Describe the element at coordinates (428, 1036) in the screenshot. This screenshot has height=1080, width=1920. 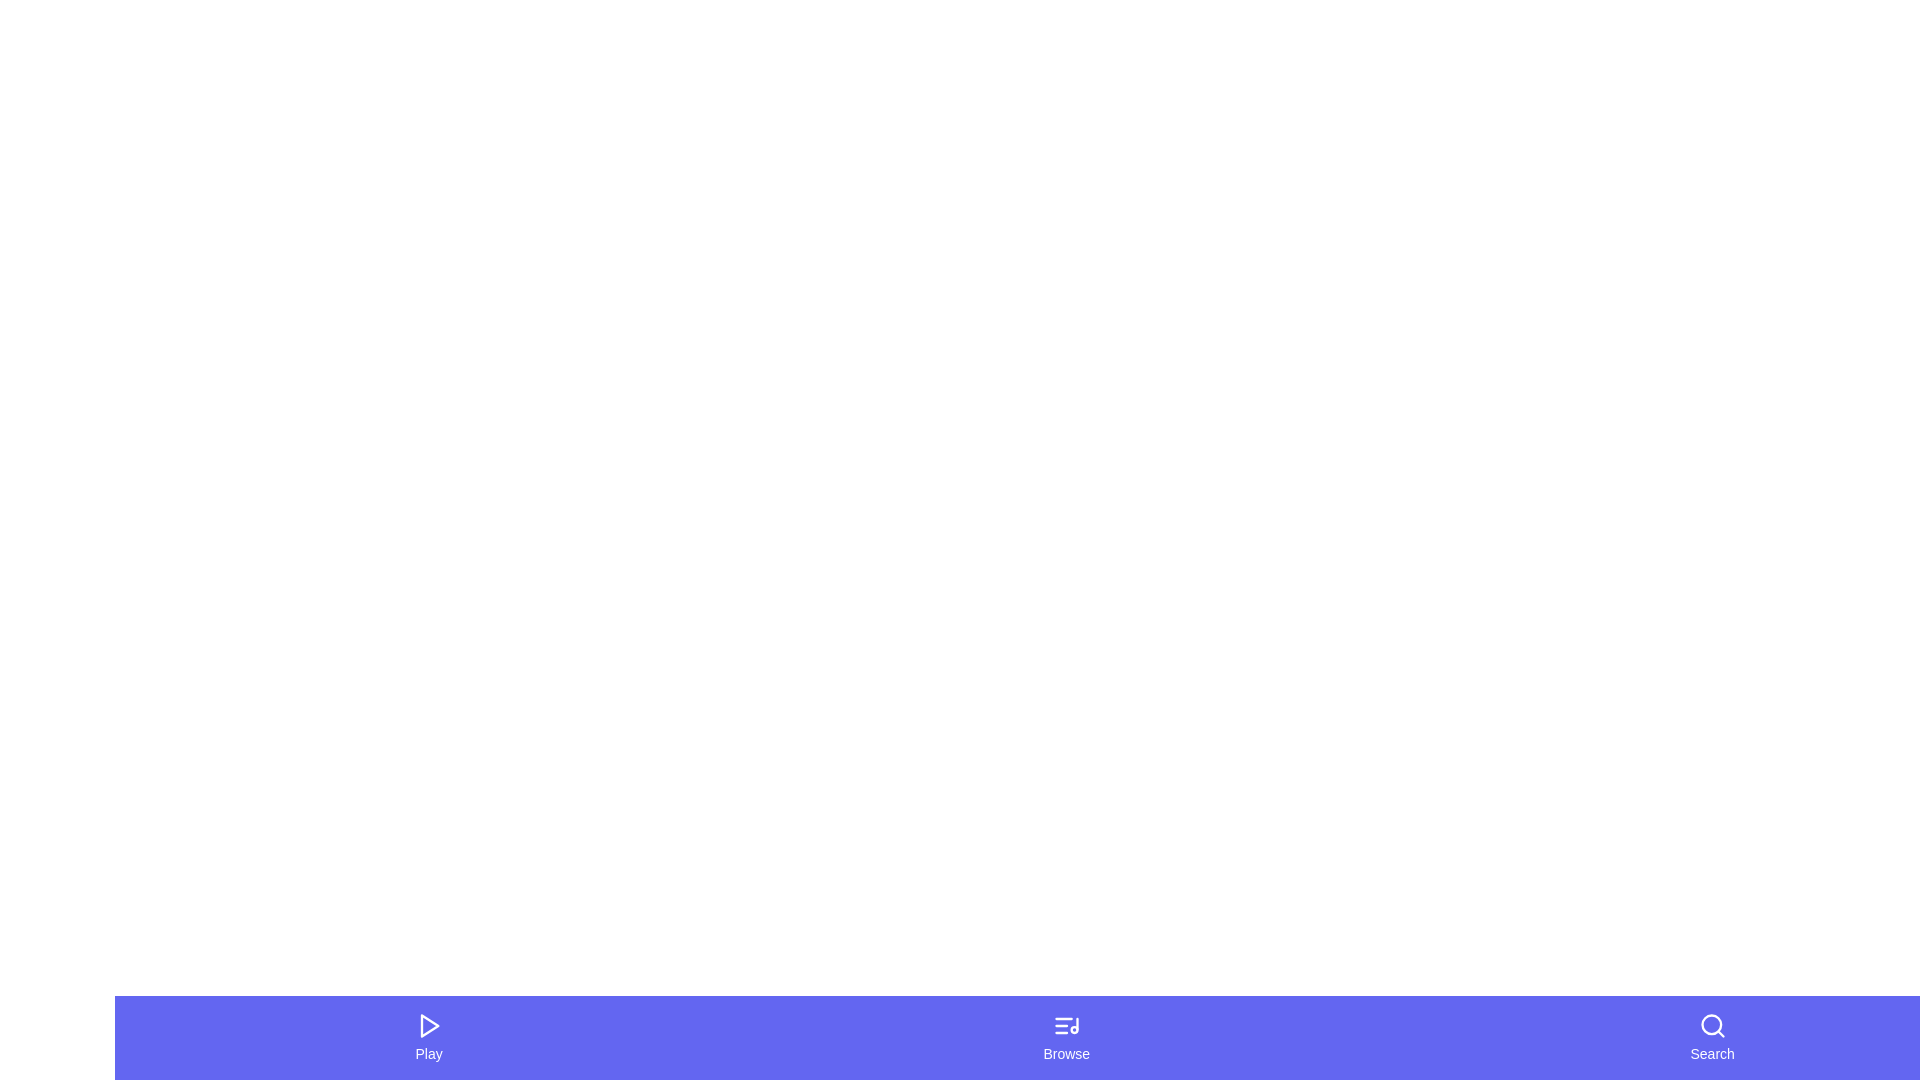
I see `the Play tab in the bottom navigation bar` at that location.